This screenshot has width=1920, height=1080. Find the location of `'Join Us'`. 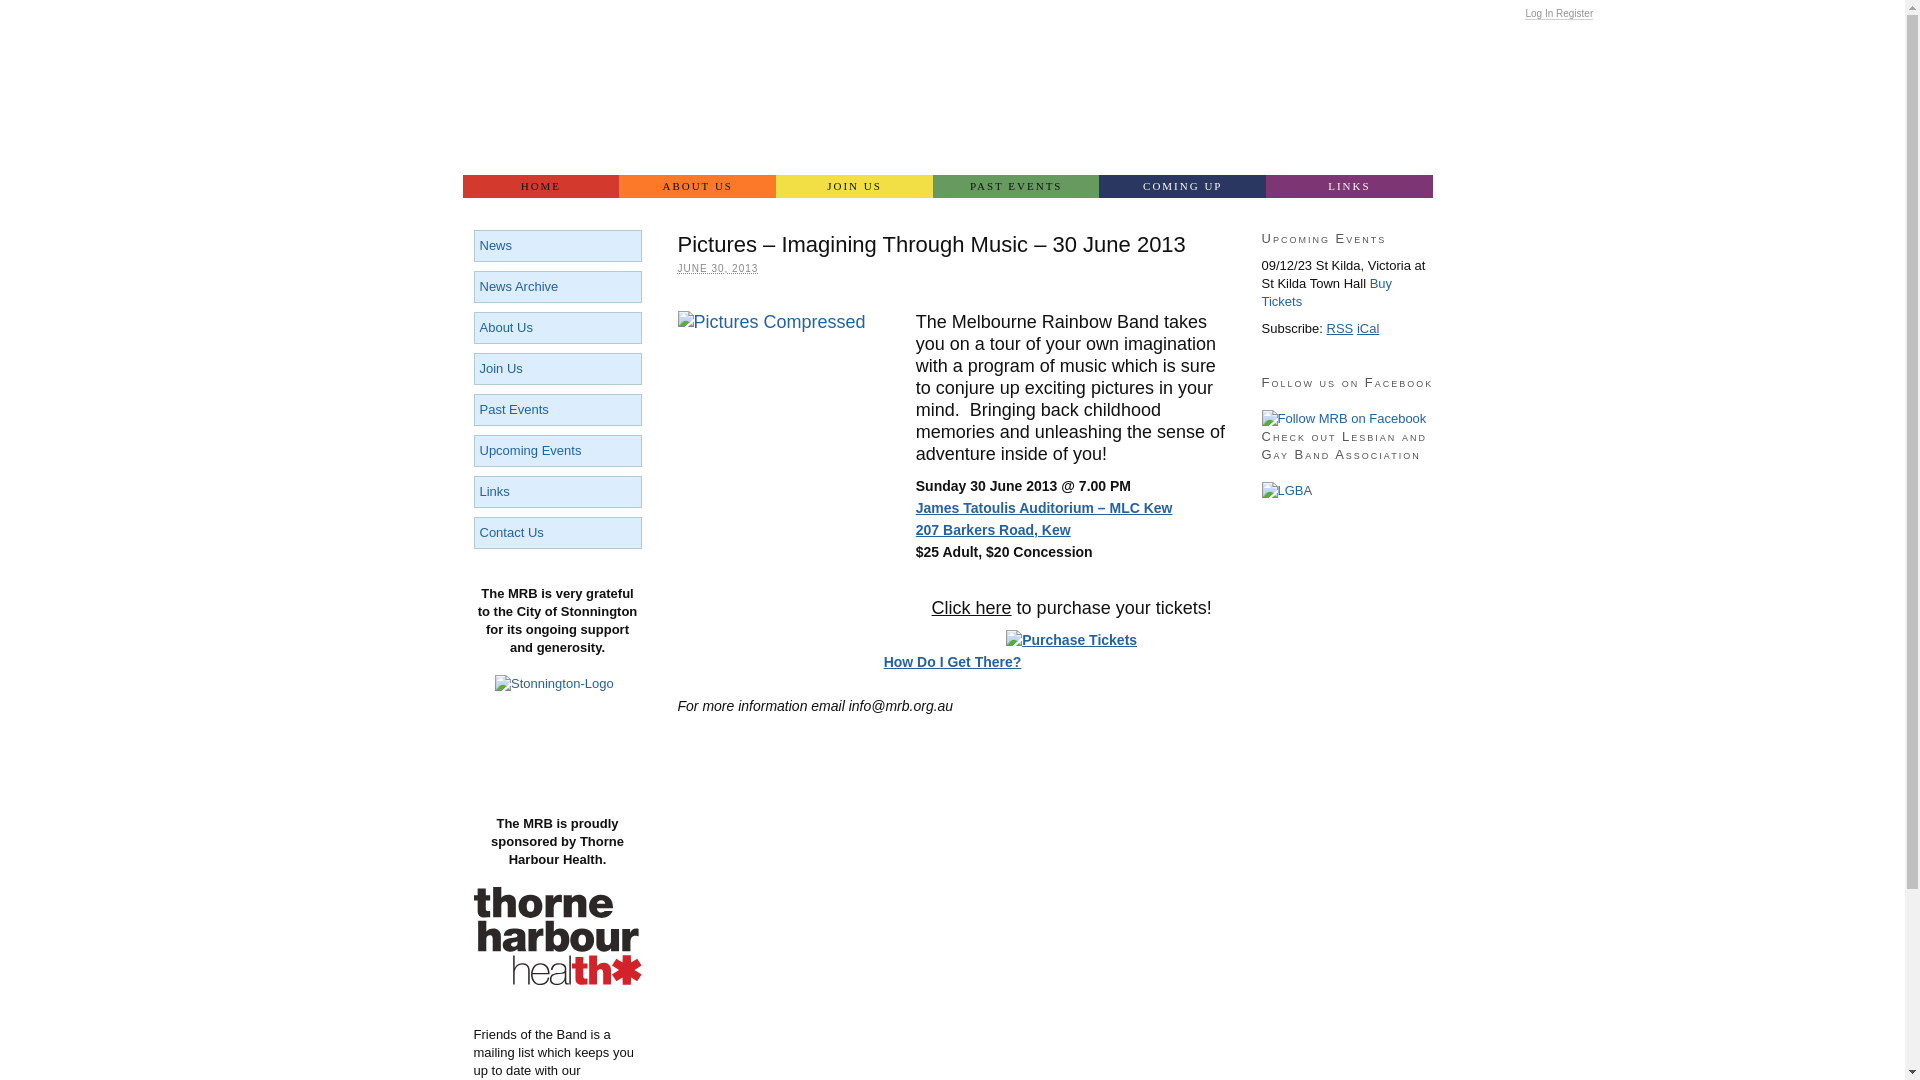

'Join Us' is located at coordinates (501, 368).